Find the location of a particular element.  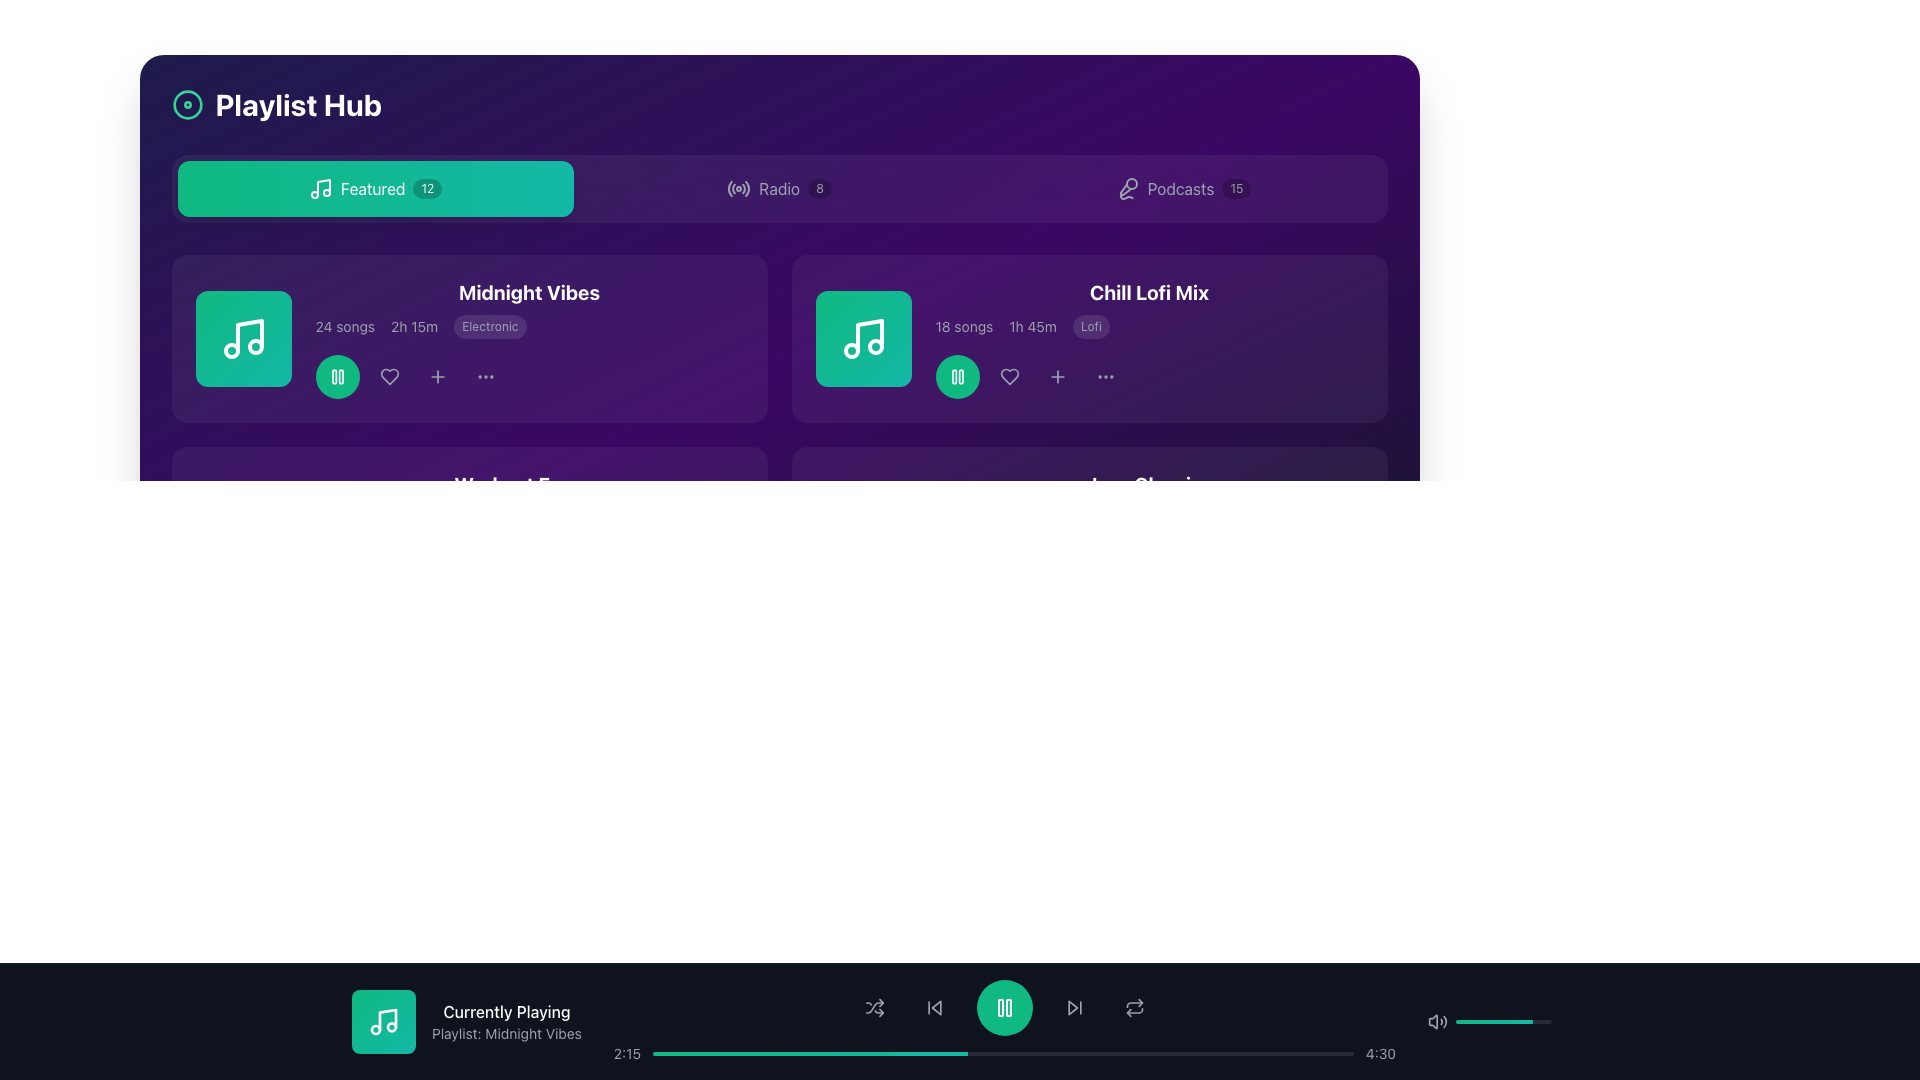

the speaker icon in the audio control section, which is represented by a vector graphic resembling a speaker with sound waves is located at coordinates (1432, 1022).